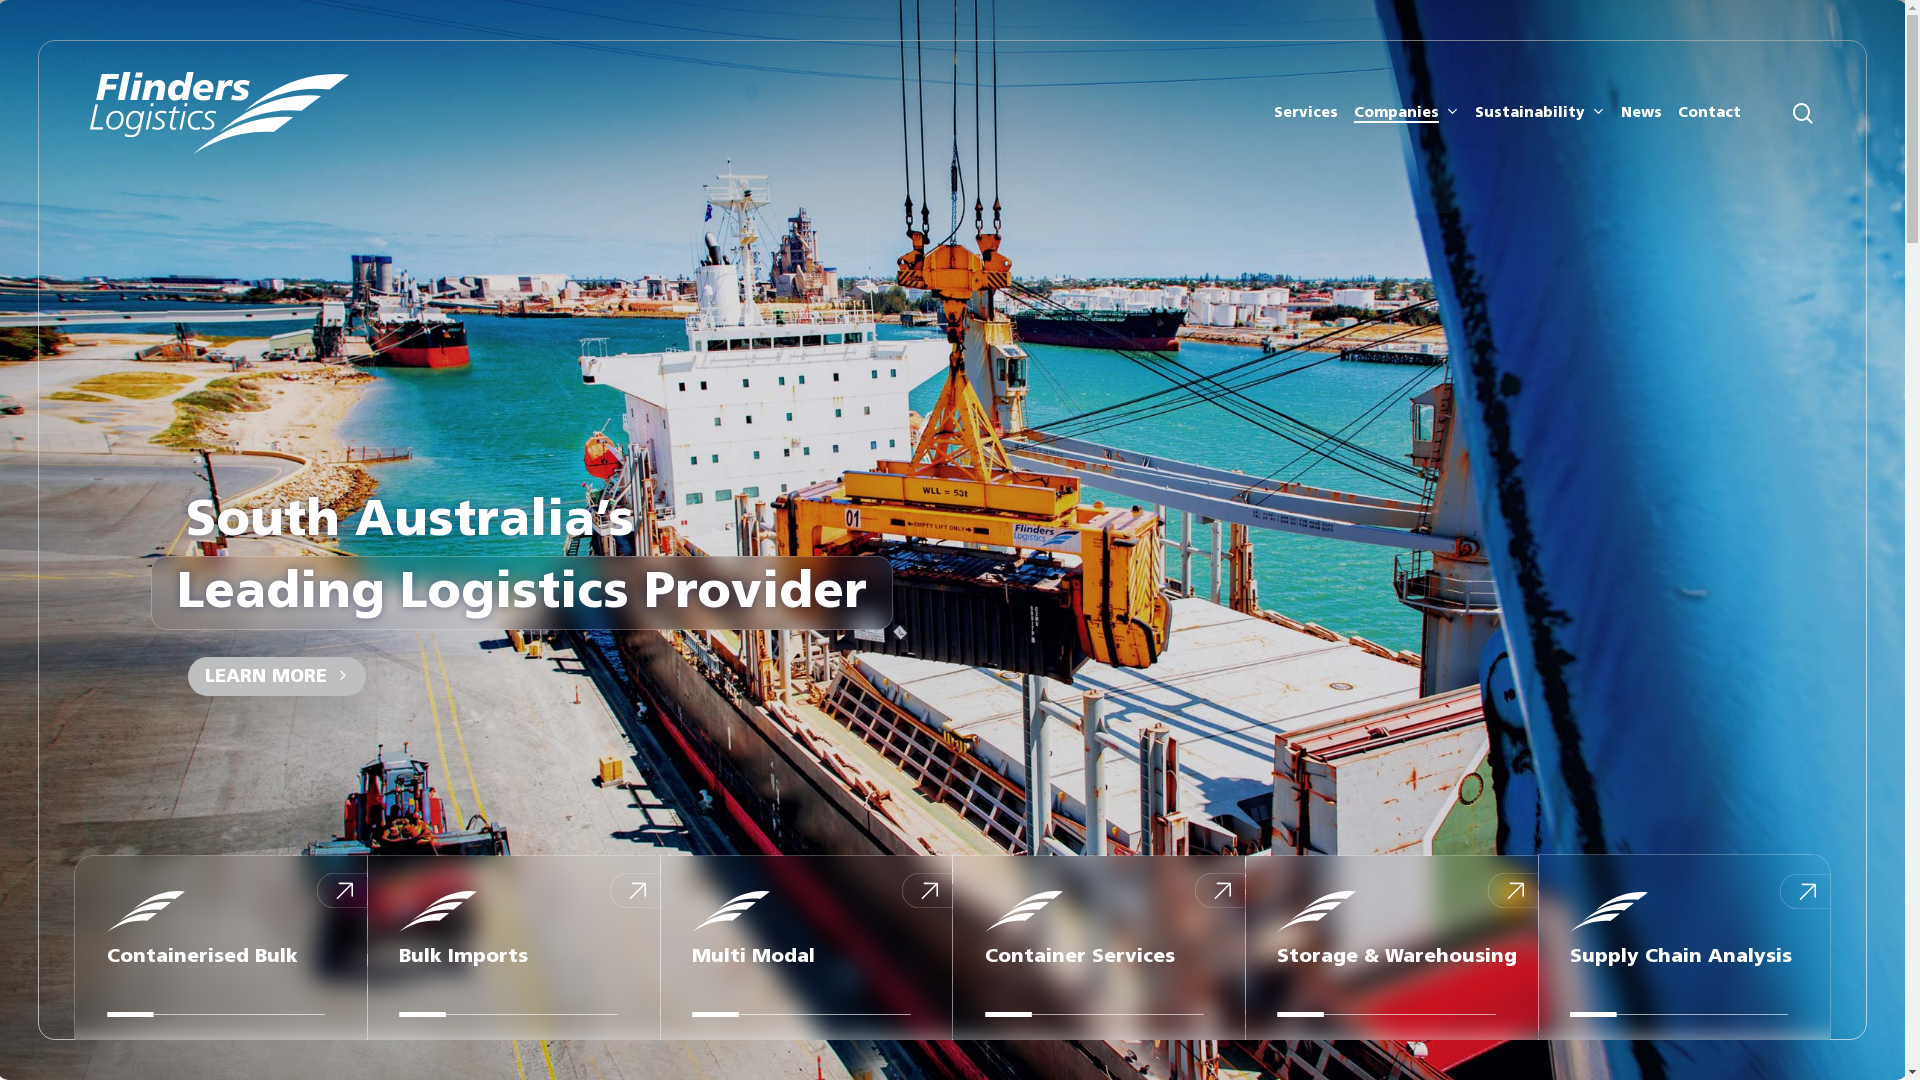 This screenshot has height=1080, width=1920. I want to click on 'LEARN MORE', so click(271, 674).